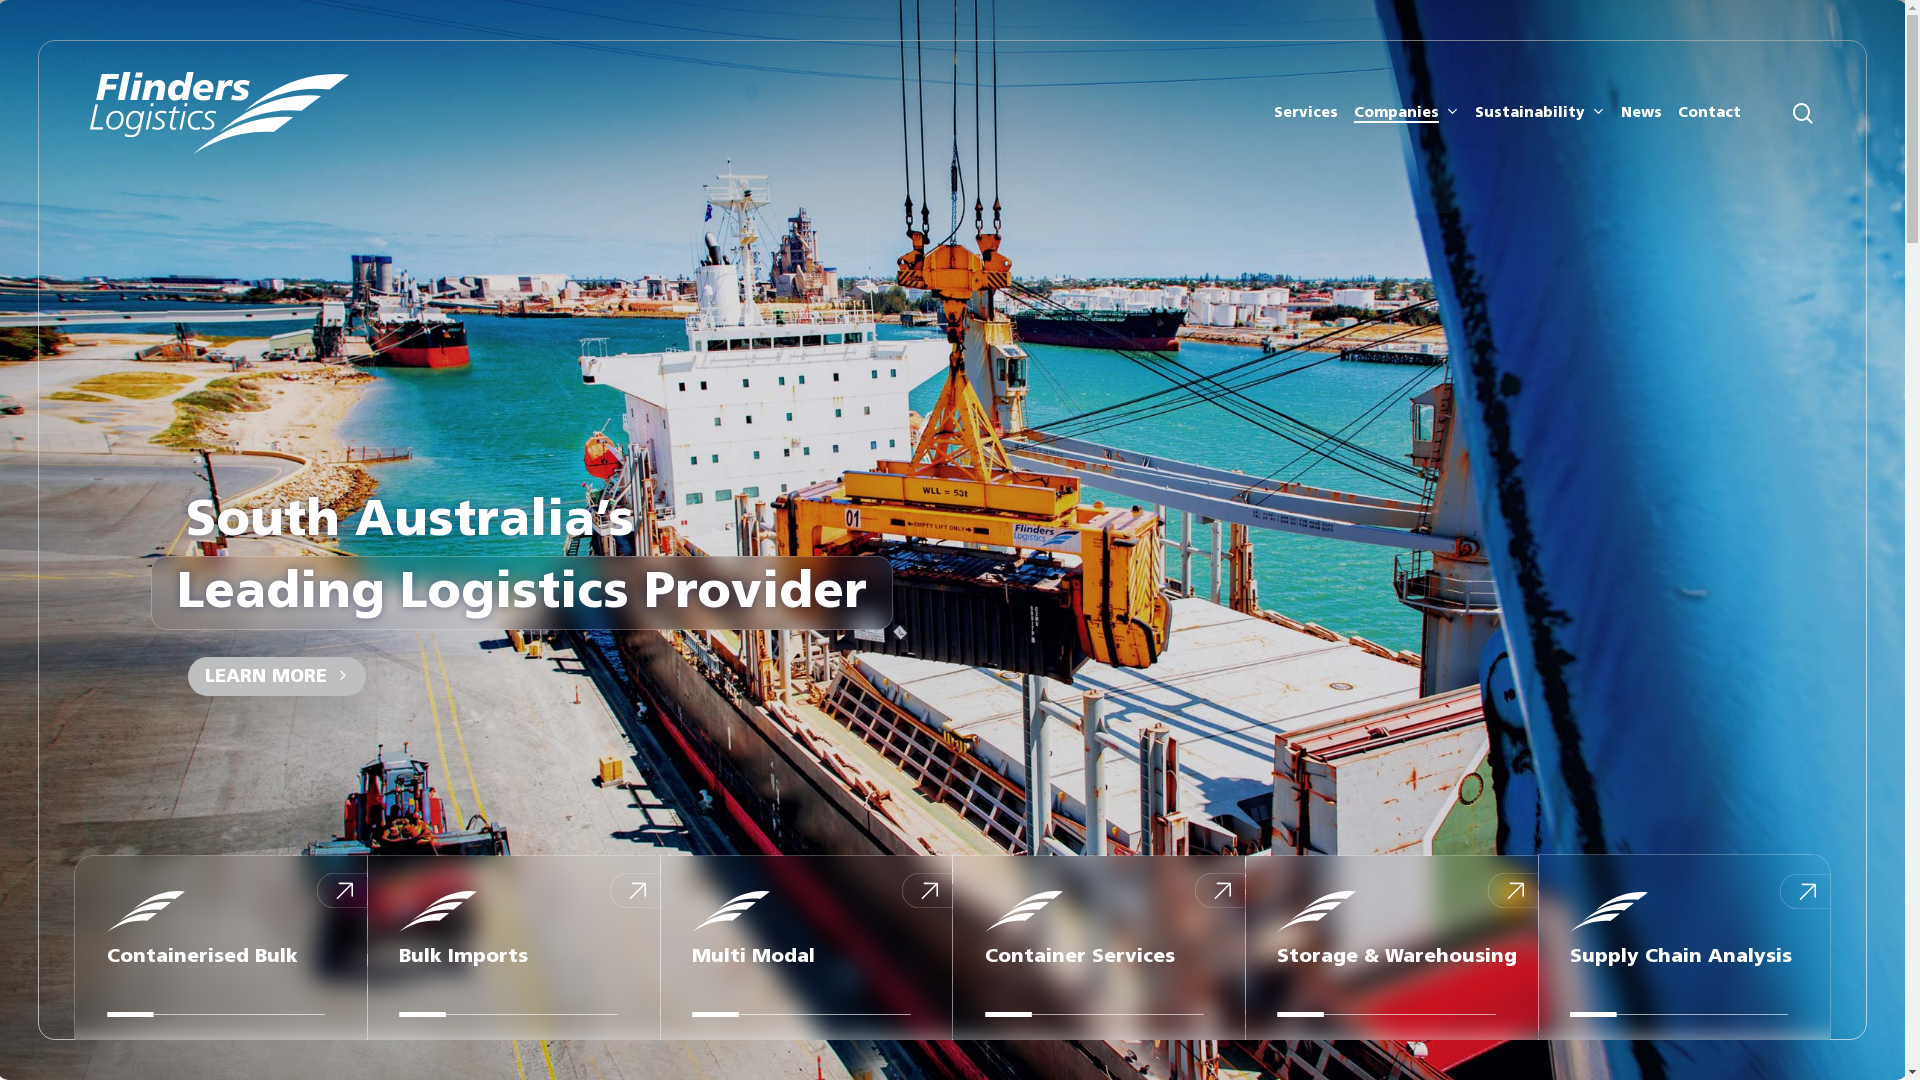 This screenshot has height=1080, width=1920. I want to click on 'LEARN MORE', so click(271, 674).